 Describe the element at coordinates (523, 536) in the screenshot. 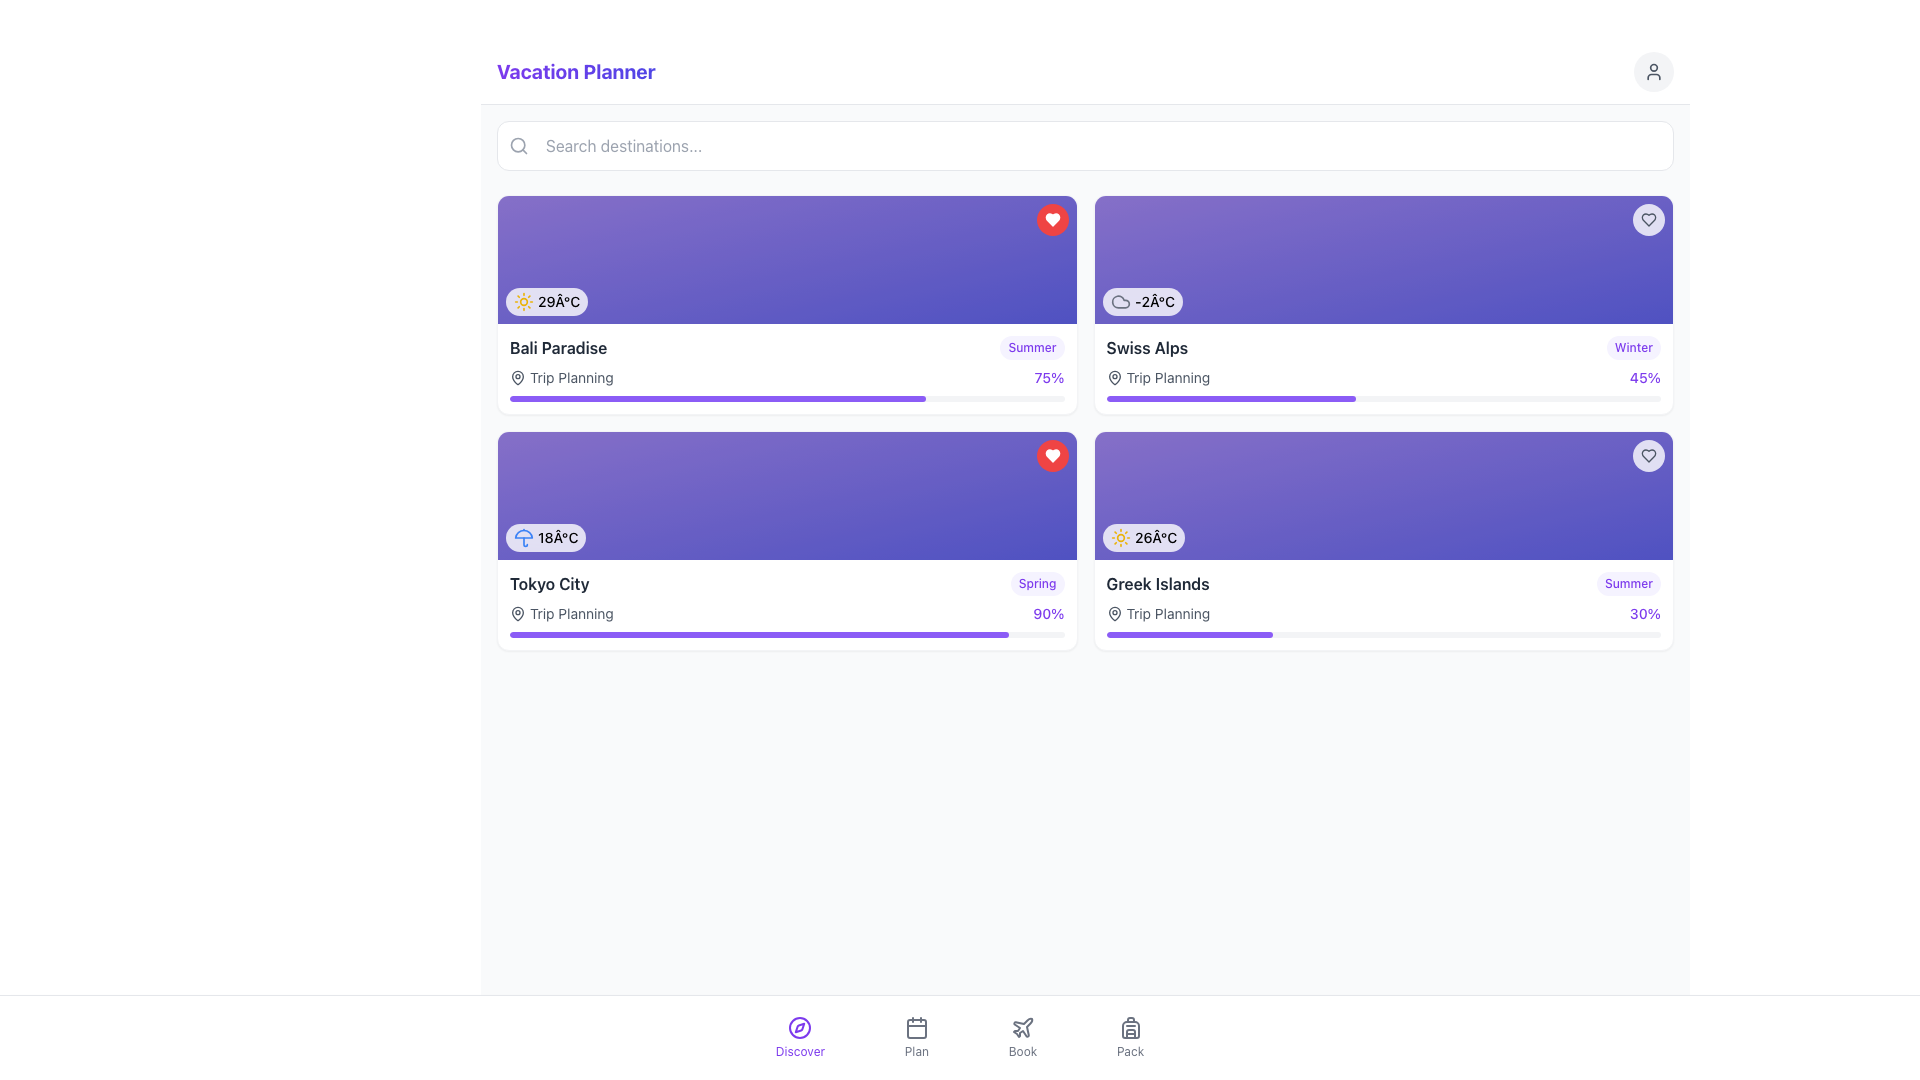

I see `the blue-stroked umbrella icon located in the bottom-left corner of the 'Tokyo City' card, which is positioned left of the temperature text '18°C'` at that location.